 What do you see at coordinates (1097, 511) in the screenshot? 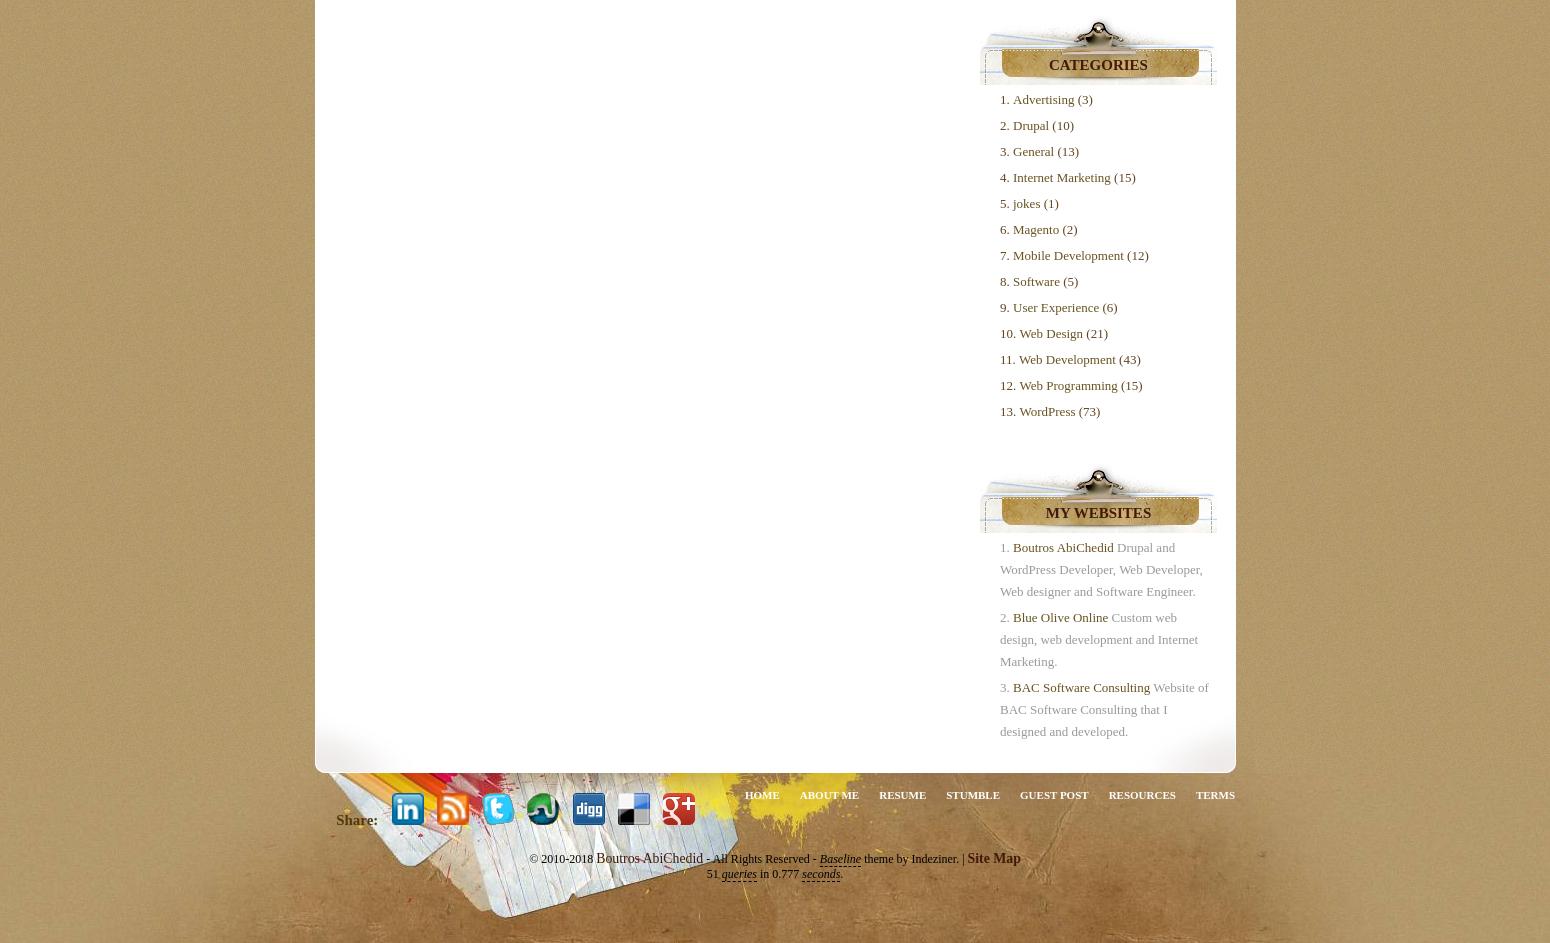
I see `'My Websites'` at bounding box center [1097, 511].